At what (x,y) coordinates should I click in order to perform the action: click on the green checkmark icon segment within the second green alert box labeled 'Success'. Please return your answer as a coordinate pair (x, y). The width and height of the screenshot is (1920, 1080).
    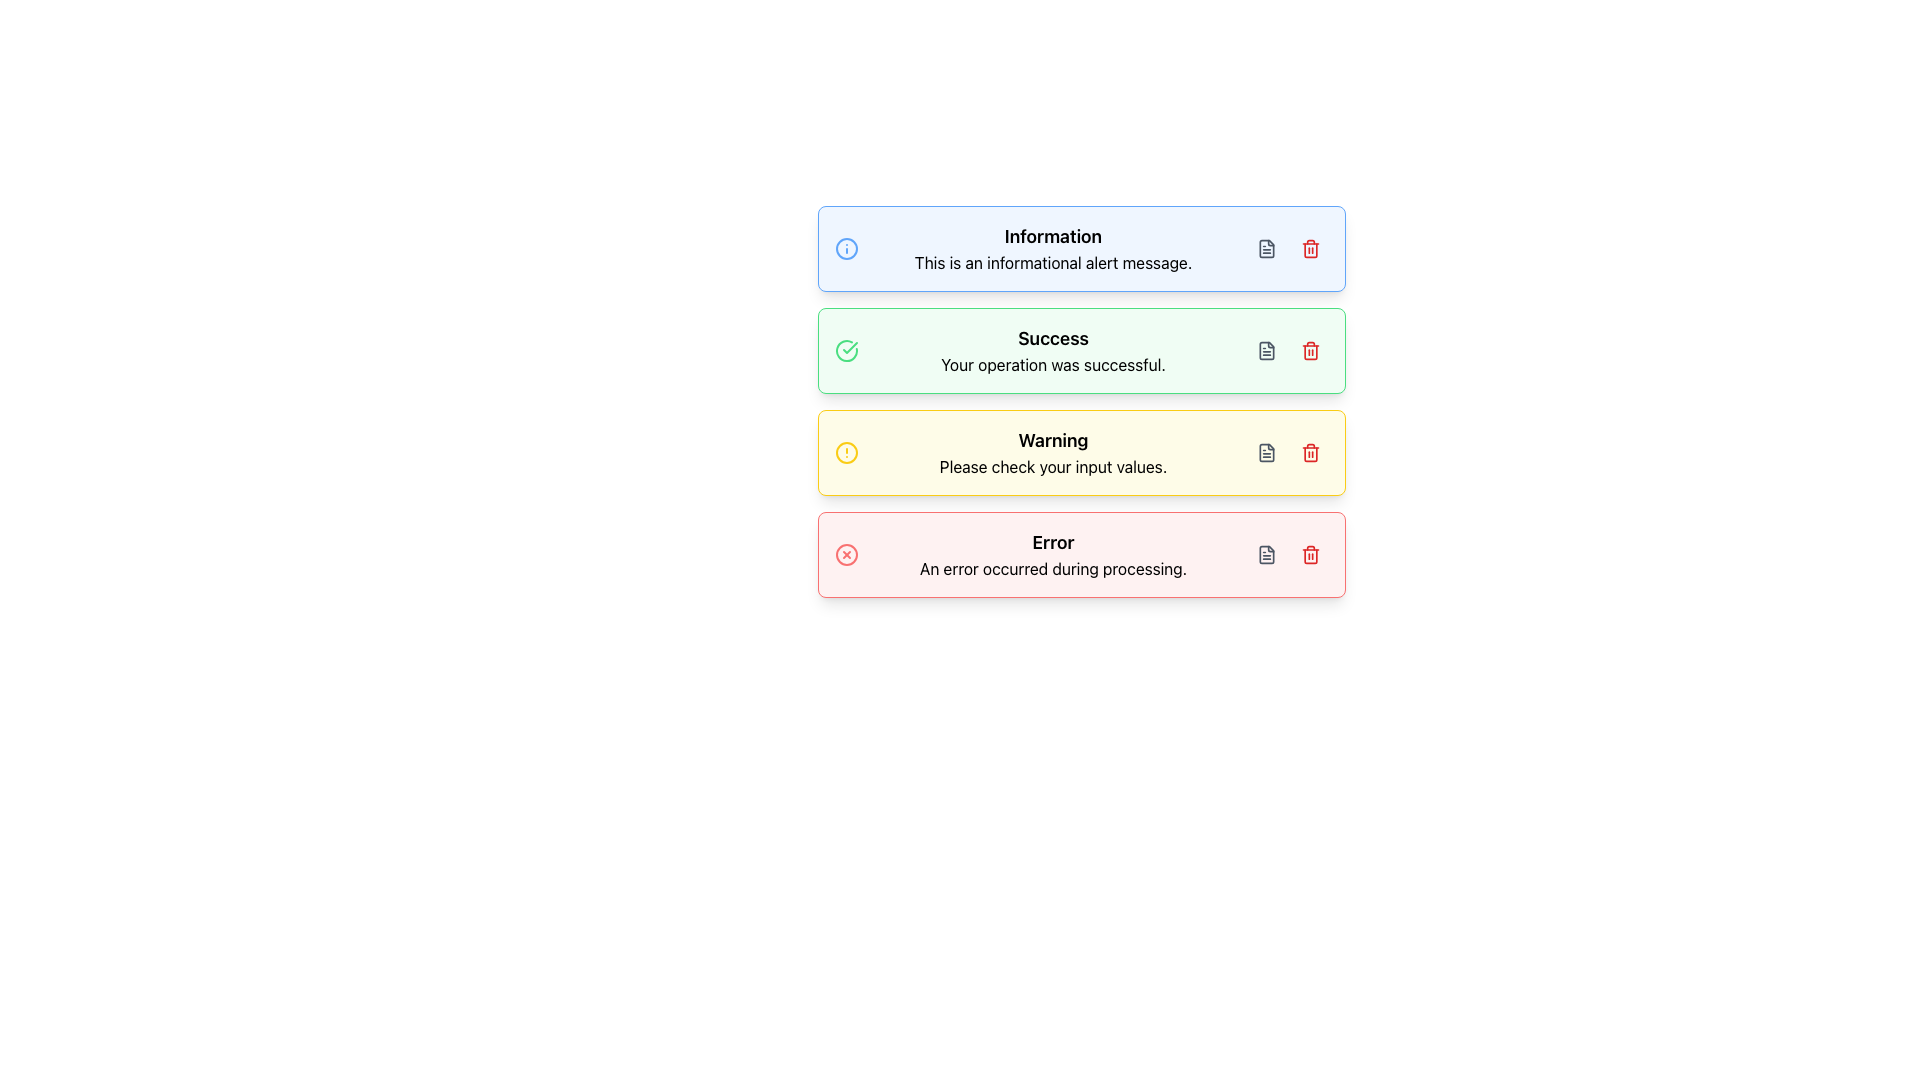
    Looking at the image, I should click on (846, 350).